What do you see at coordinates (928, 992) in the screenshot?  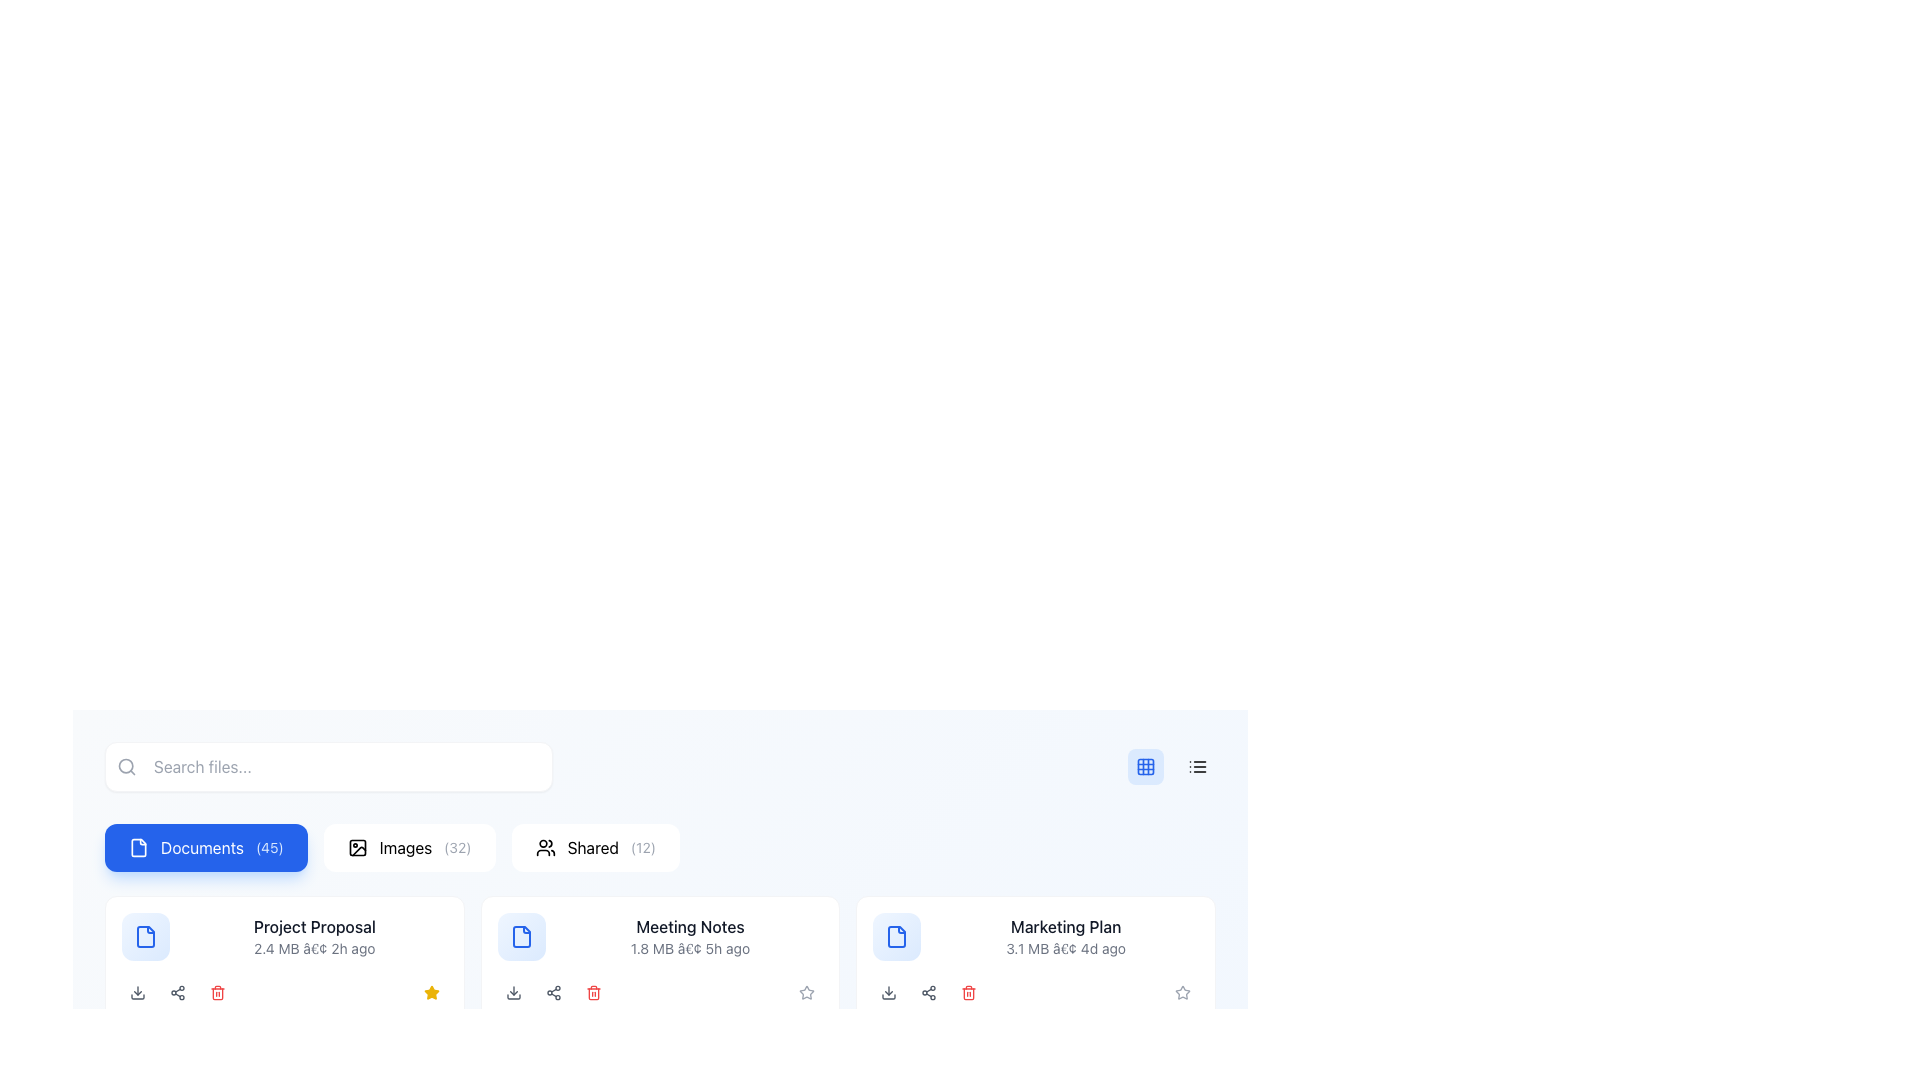 I see `the share icon (SVG icon) located in the file actions section under 'Marketing Plan'` at bounding box center [928, 992].